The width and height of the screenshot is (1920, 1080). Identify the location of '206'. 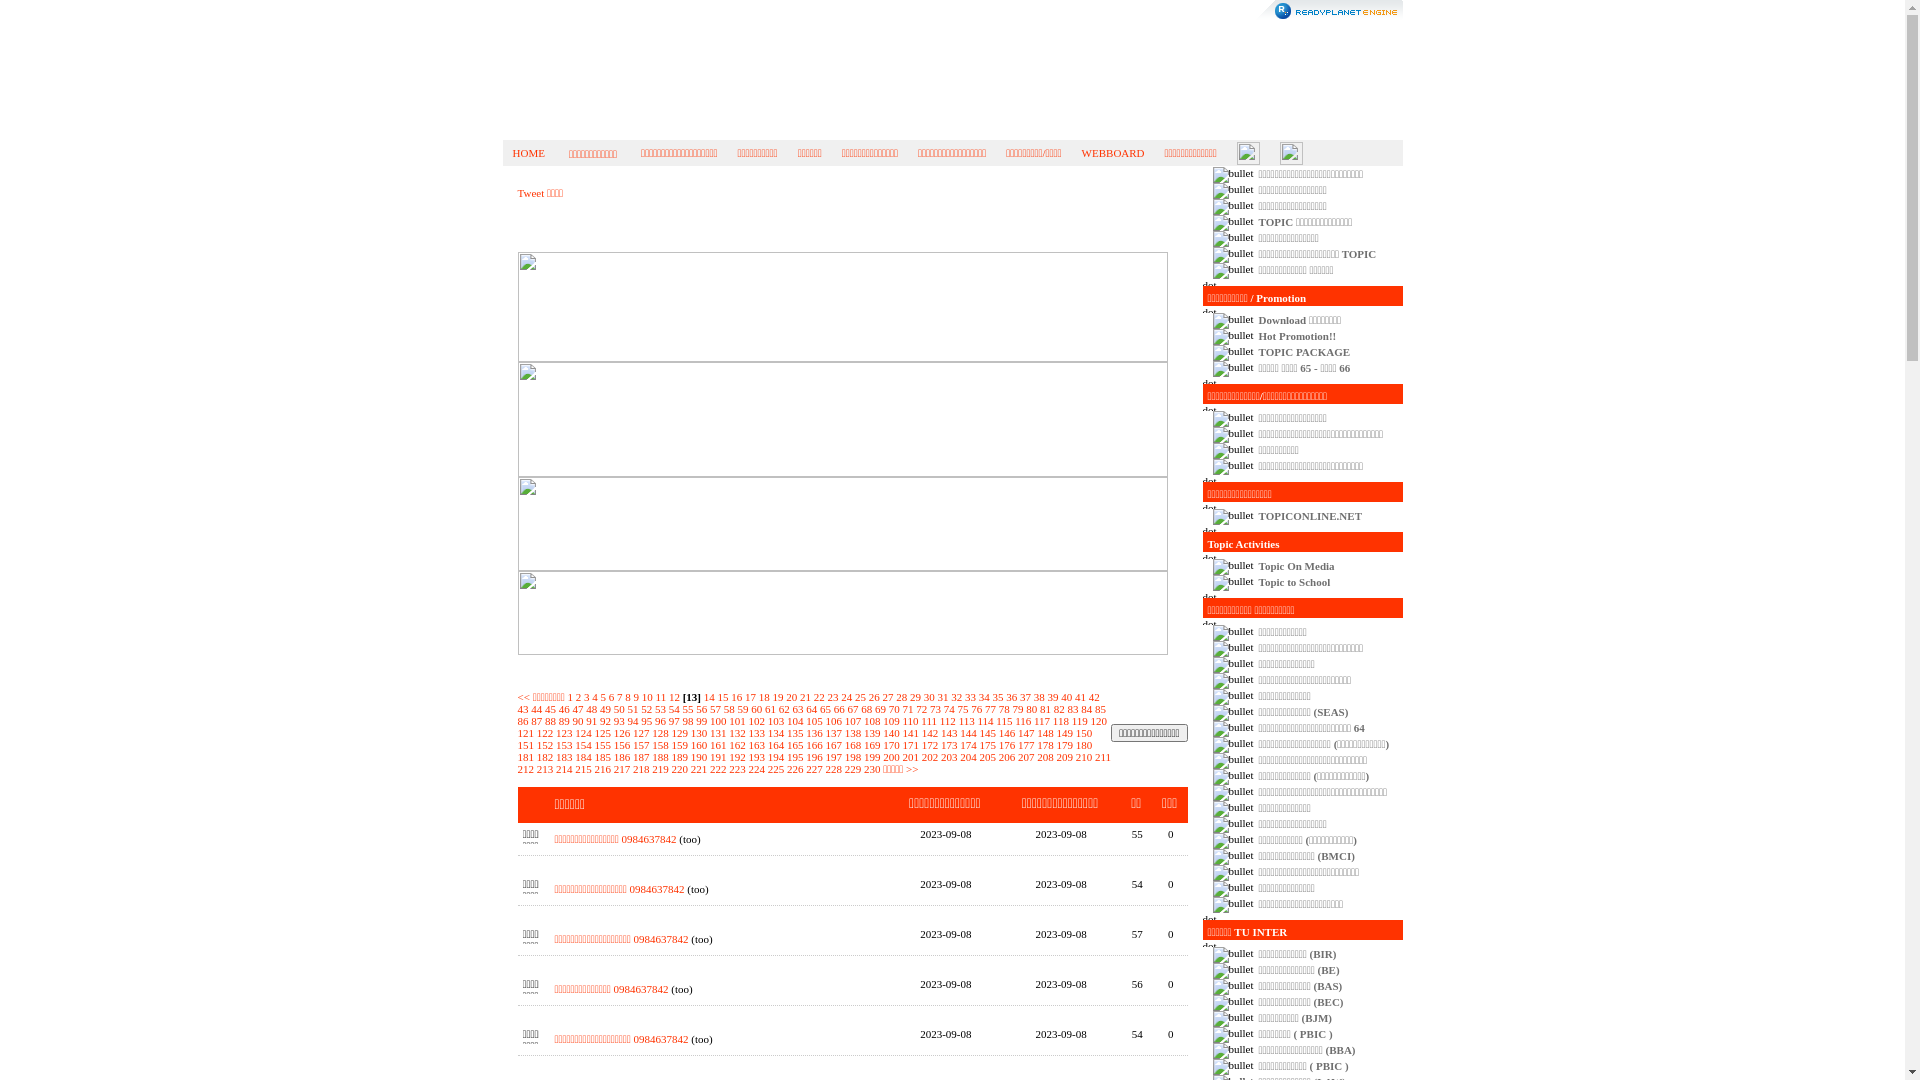
(1007, 756).